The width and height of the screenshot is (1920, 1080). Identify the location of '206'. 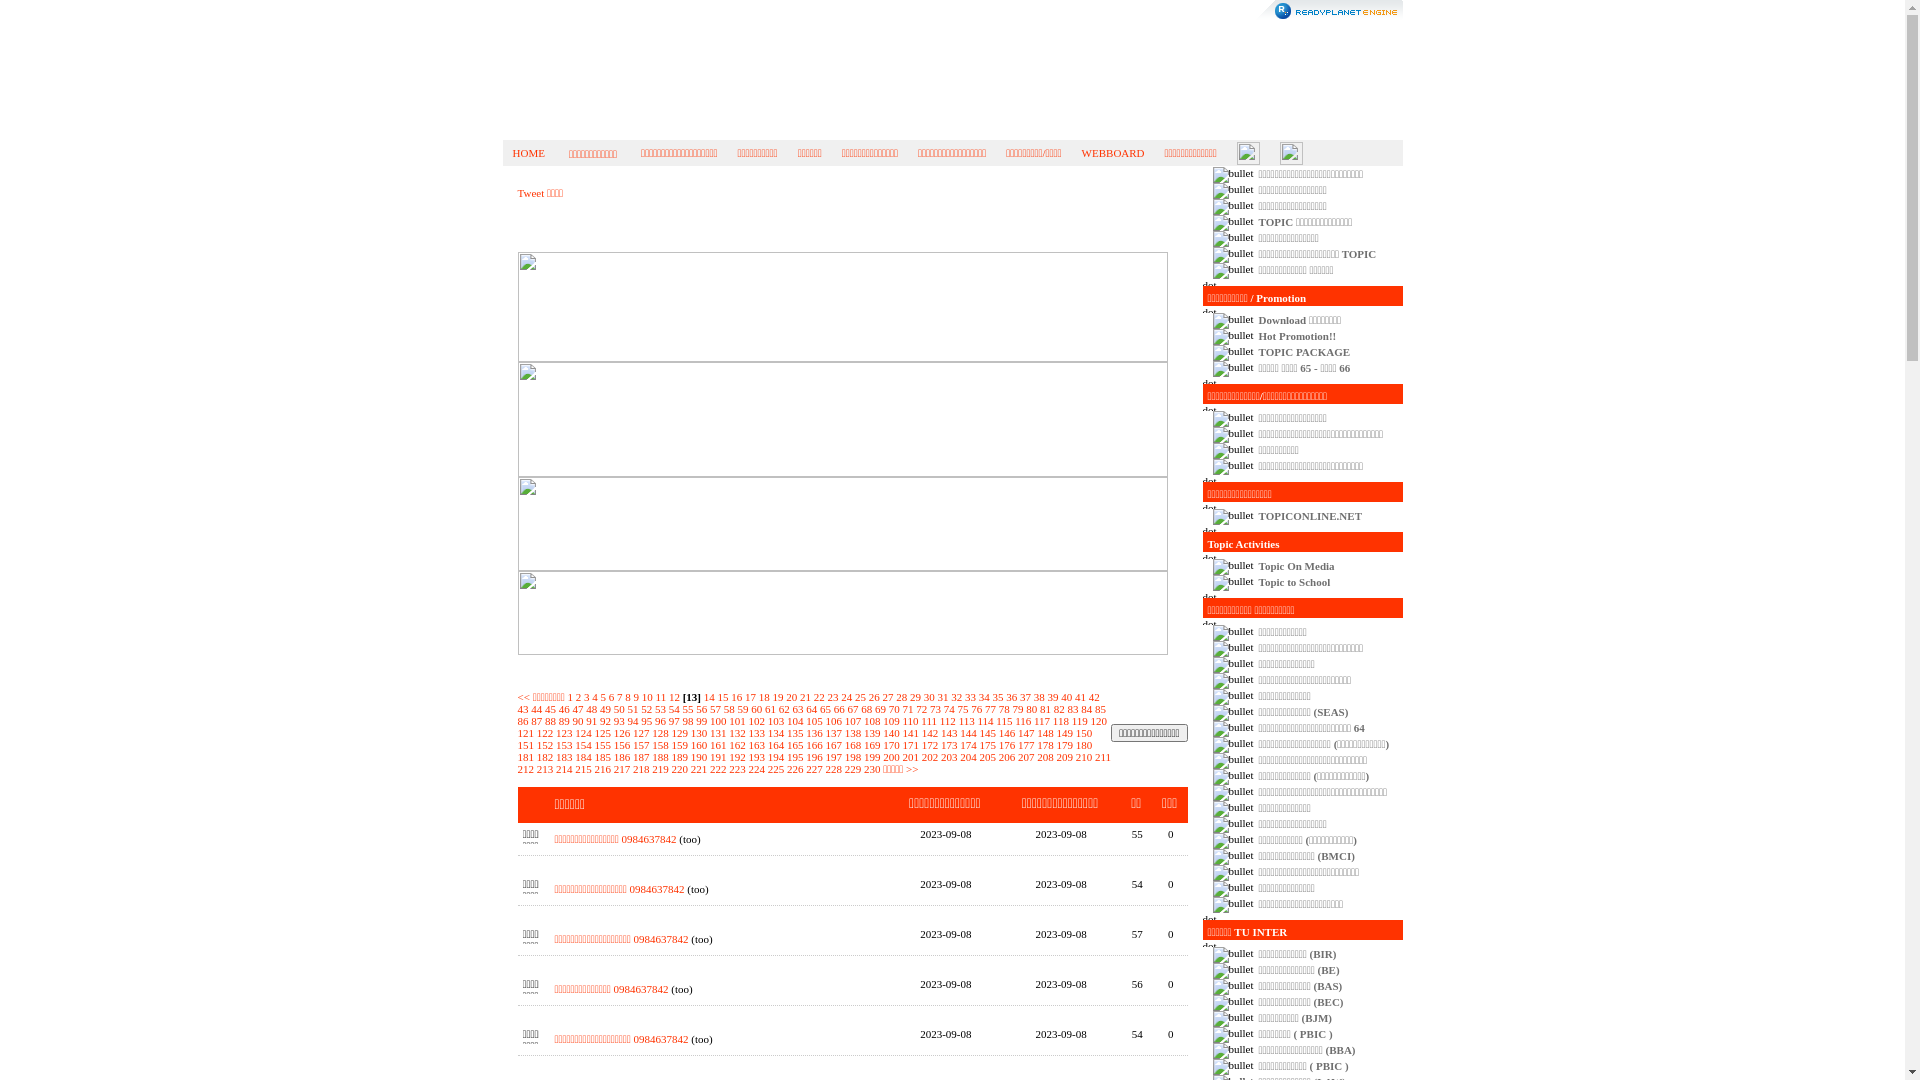
(1007, 756).